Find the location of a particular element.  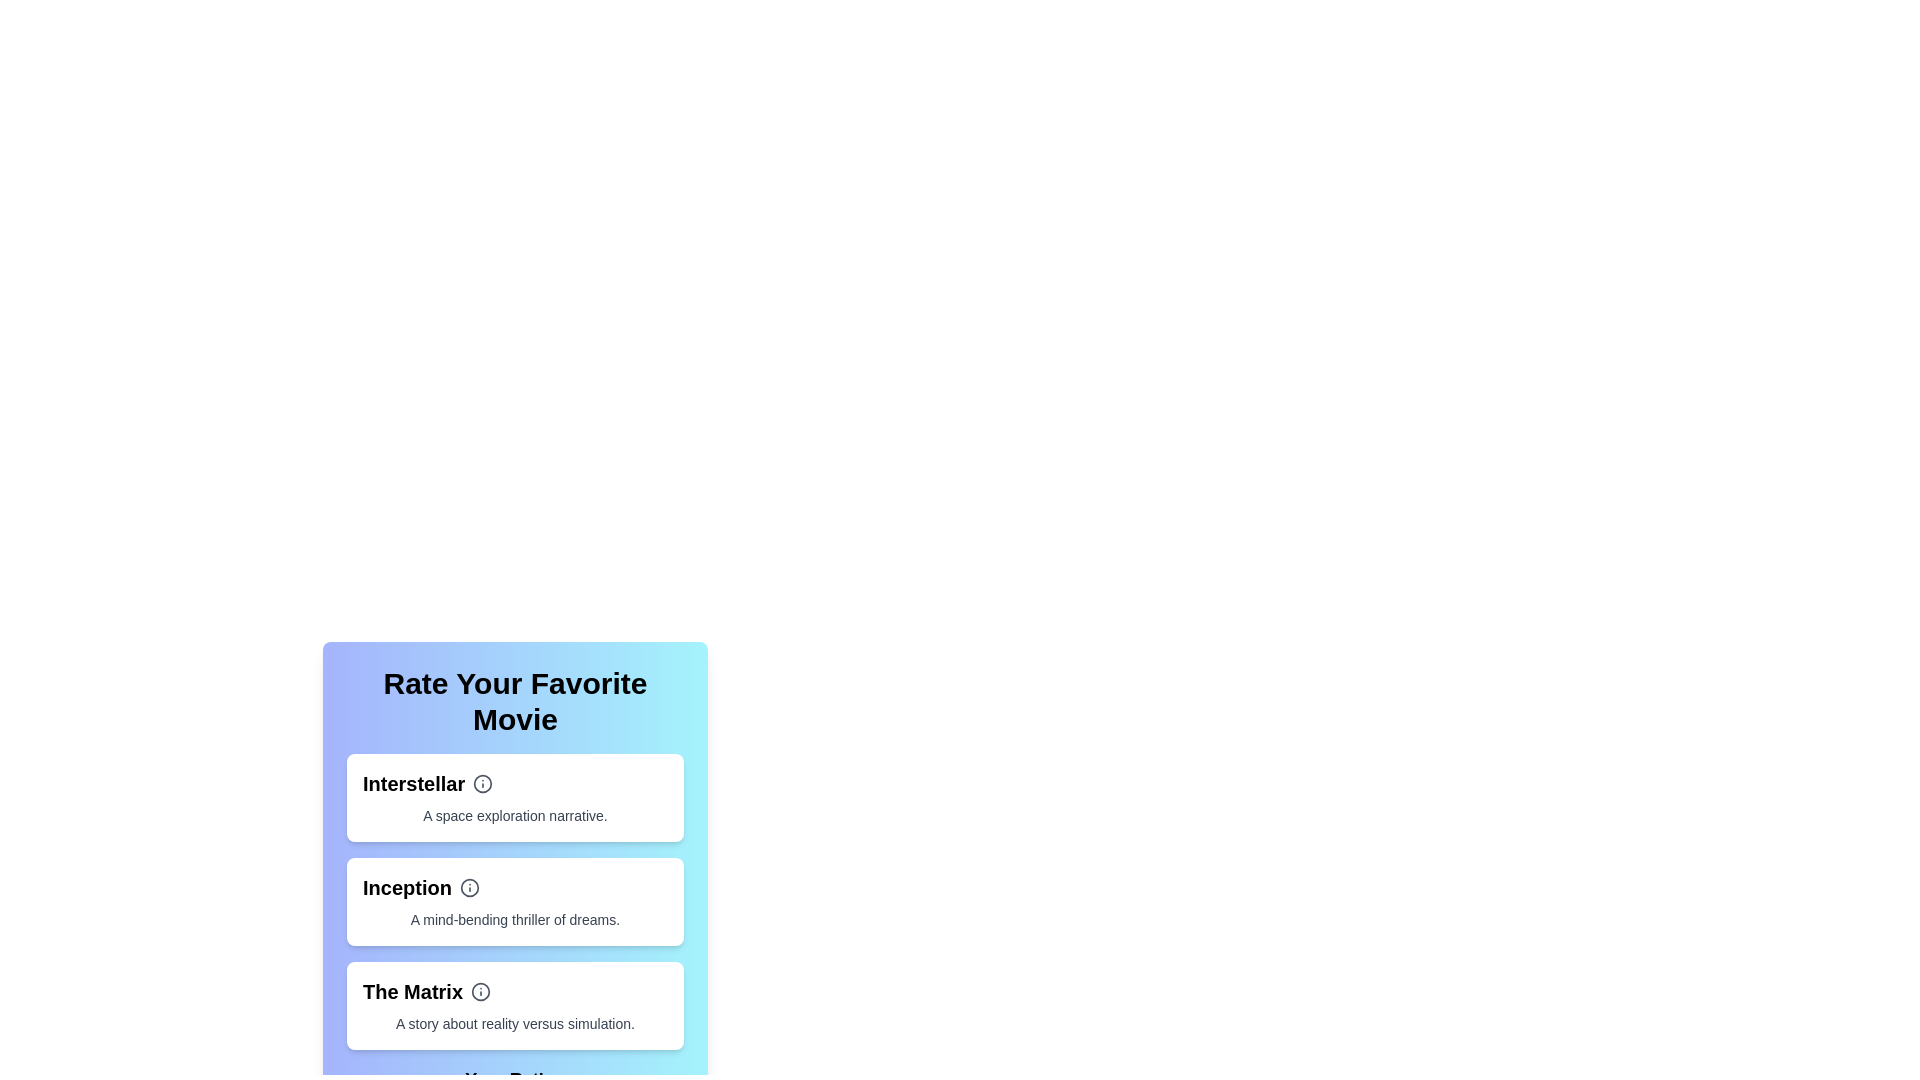

the Informational card displaying information about the movie 'Inception', which is the second card in a list of three movie cards is located at coordinates (515, 902).